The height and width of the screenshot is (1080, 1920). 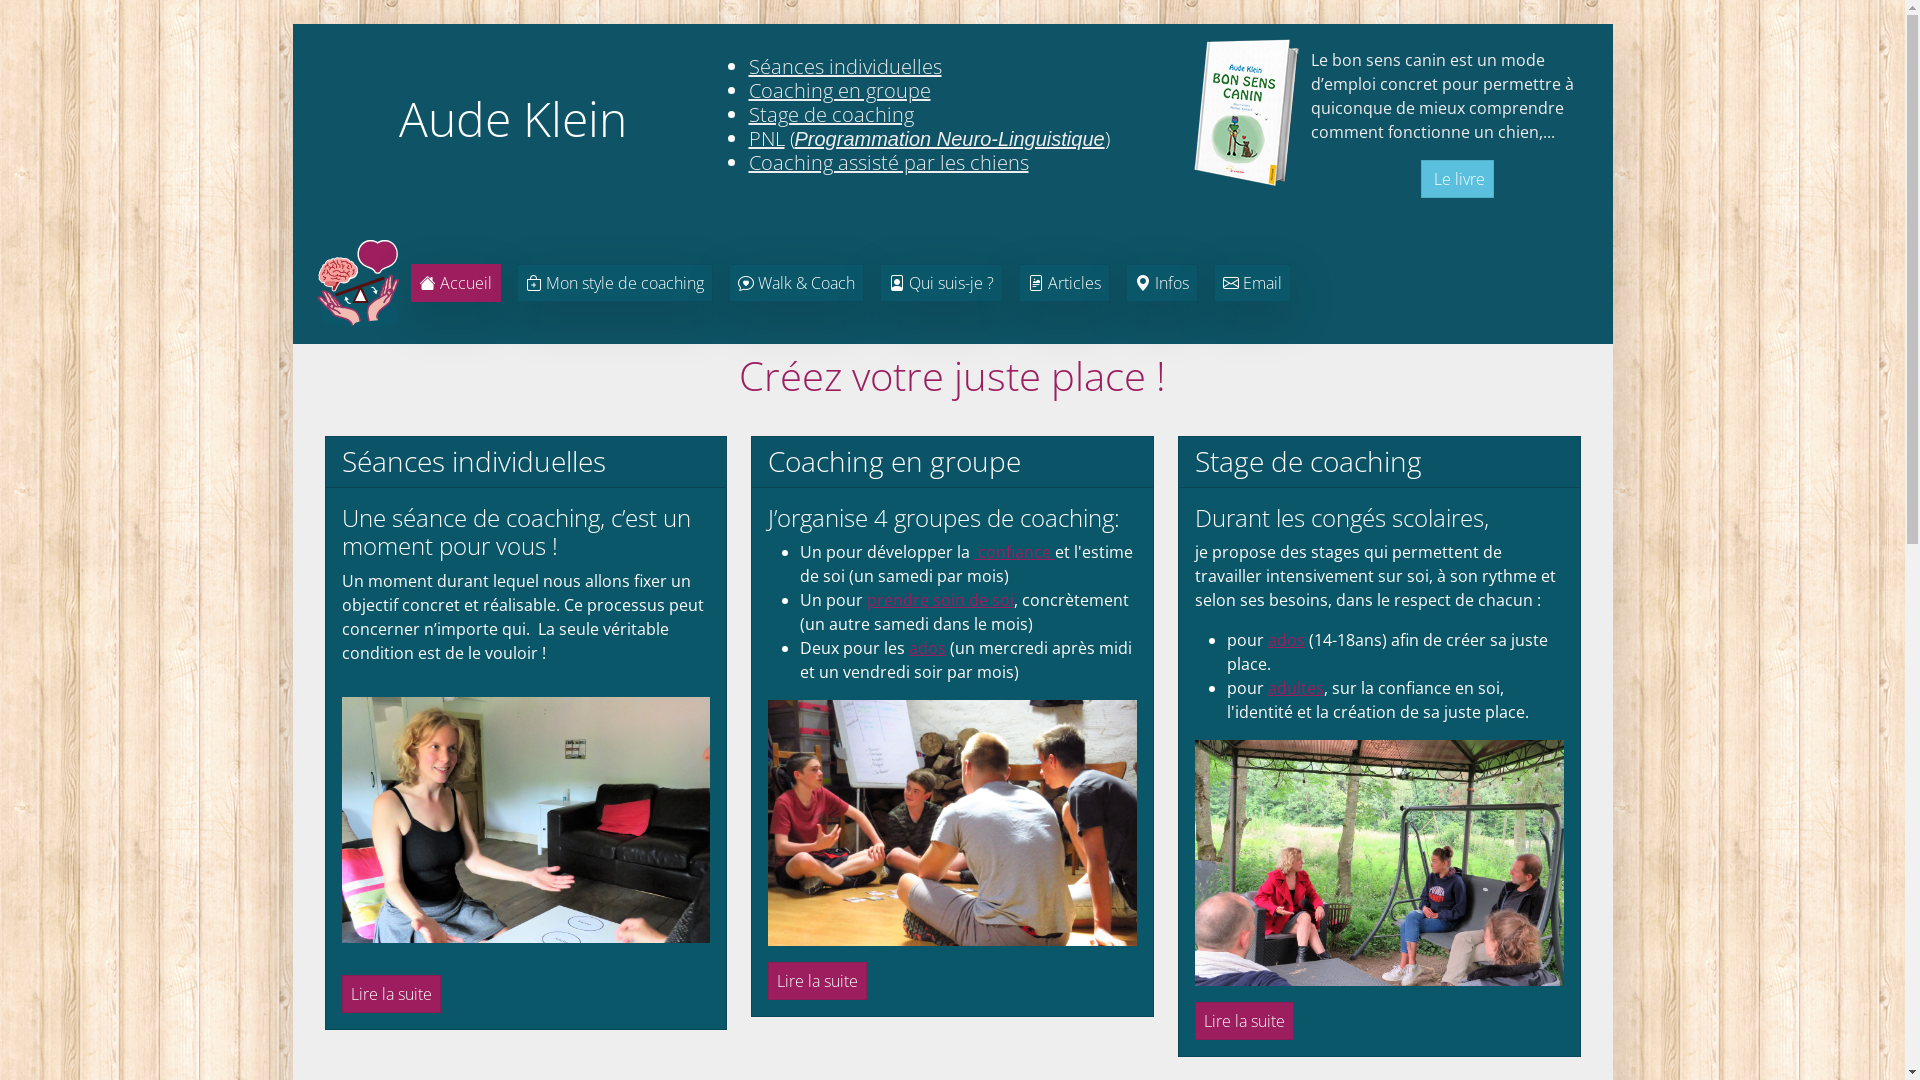 What do you see at coordinates (939, 599) in the screenshot?
I see `'prendre soin de soi'` at bounding box center [939, 599].